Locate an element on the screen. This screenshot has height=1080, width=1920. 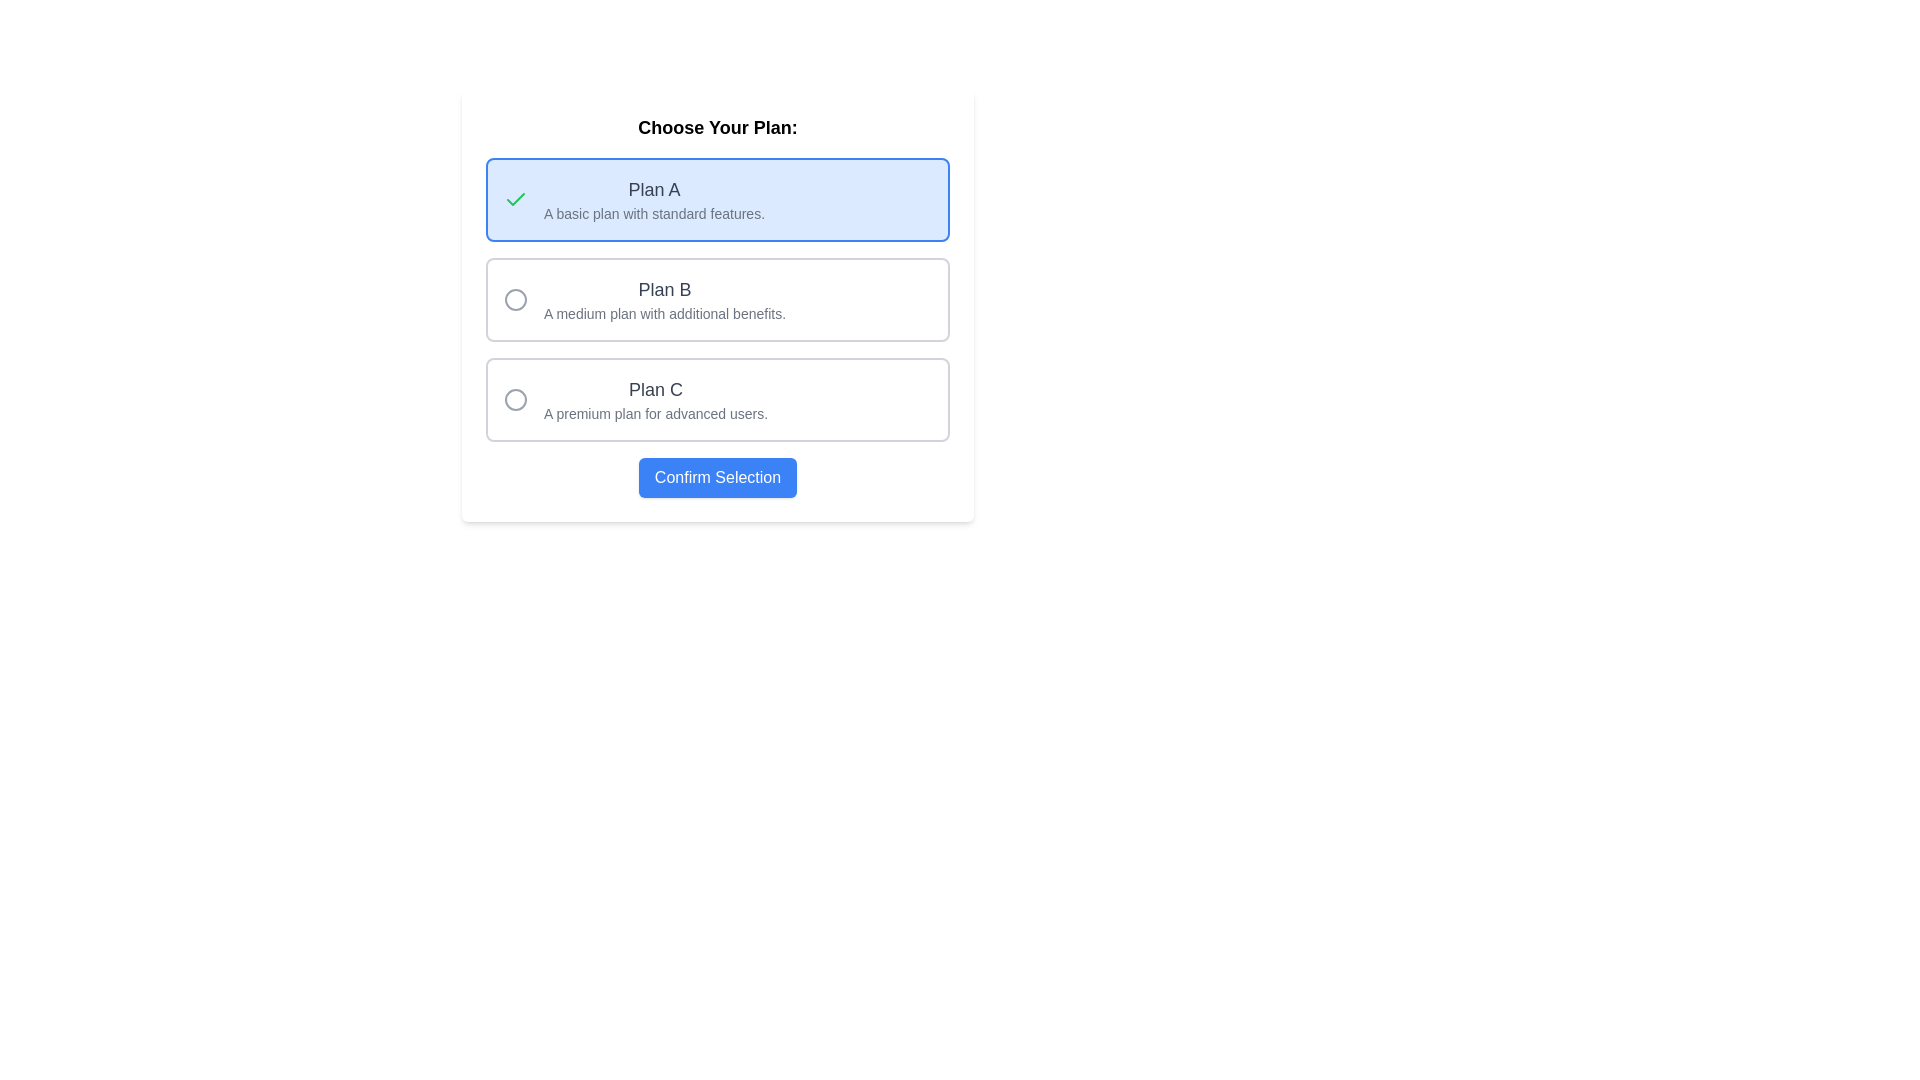
the rectangular button with a blue background and white text reading 'Confirm Selection' to confirm the selection is located at coordinates (718, 478).